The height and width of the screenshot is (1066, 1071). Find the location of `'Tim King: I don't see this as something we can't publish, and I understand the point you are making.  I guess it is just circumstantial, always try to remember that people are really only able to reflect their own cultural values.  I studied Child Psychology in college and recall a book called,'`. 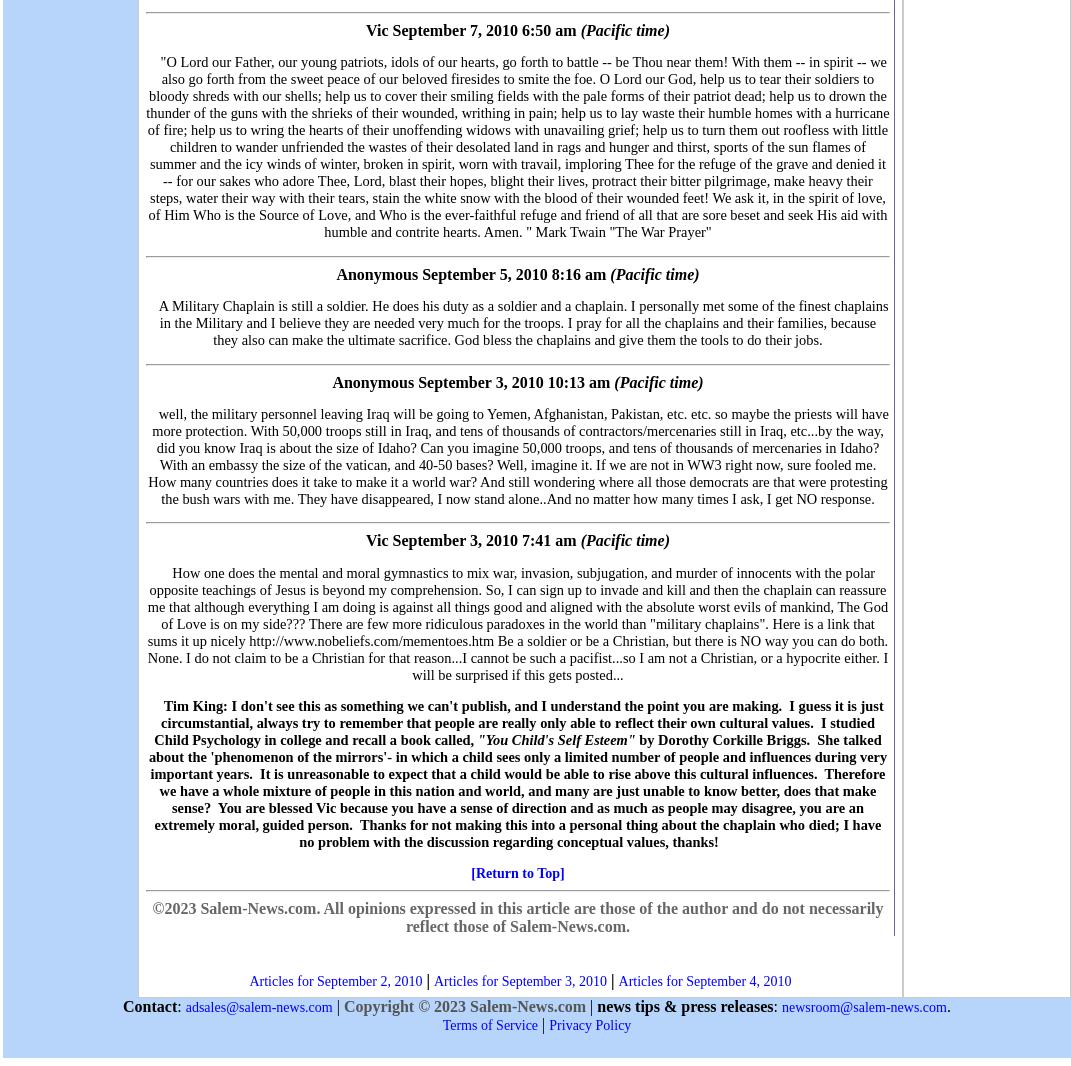

'Tim King: I don't see this as something we can't publish, and I understand the point you are making.  I guess it is just circumstantial, always try to remember that people are really only able to reflect their own cultural values.  I studied Child Psychology in college and recall a book called,' is located at coordinates (517, 721).